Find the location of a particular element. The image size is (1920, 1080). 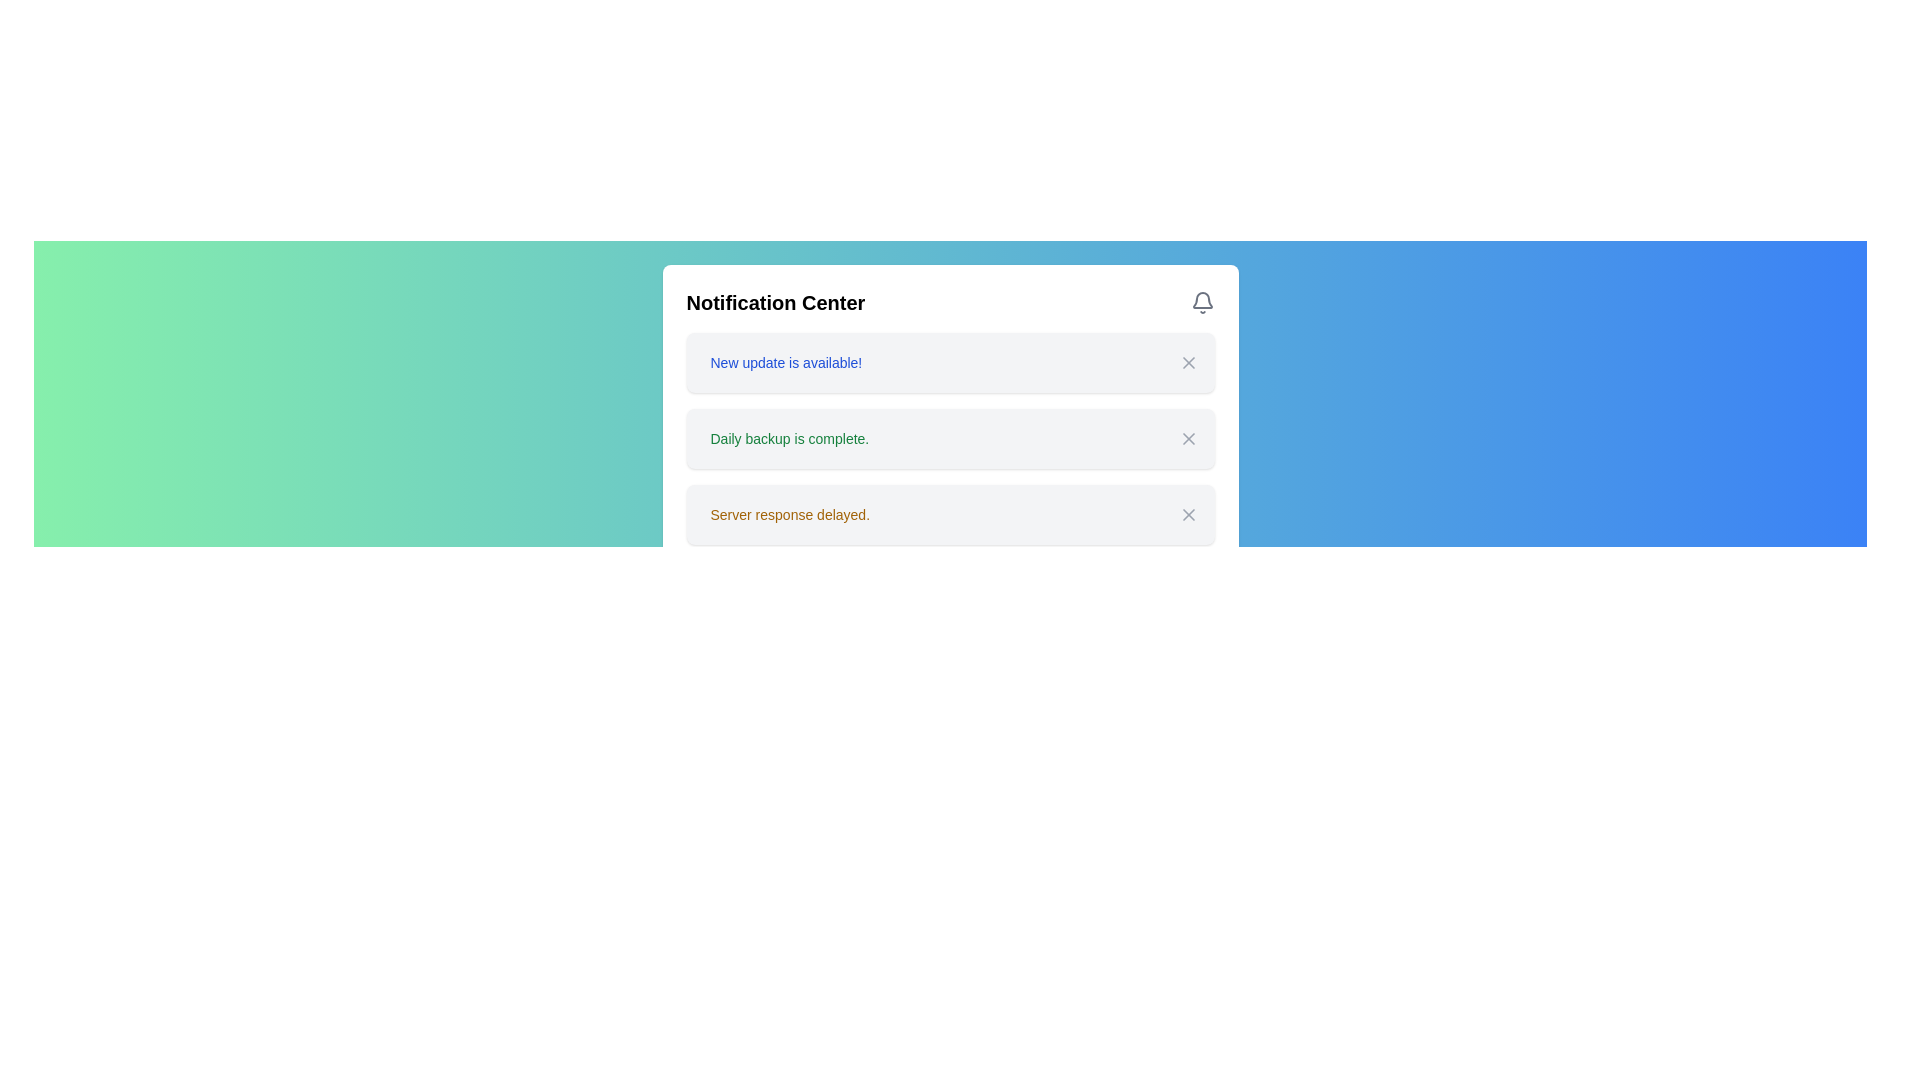

the Close Button located at the far-right corner of the notification bar that contains the text 'Server response delayed.' is located at coordinates (1188, 514).